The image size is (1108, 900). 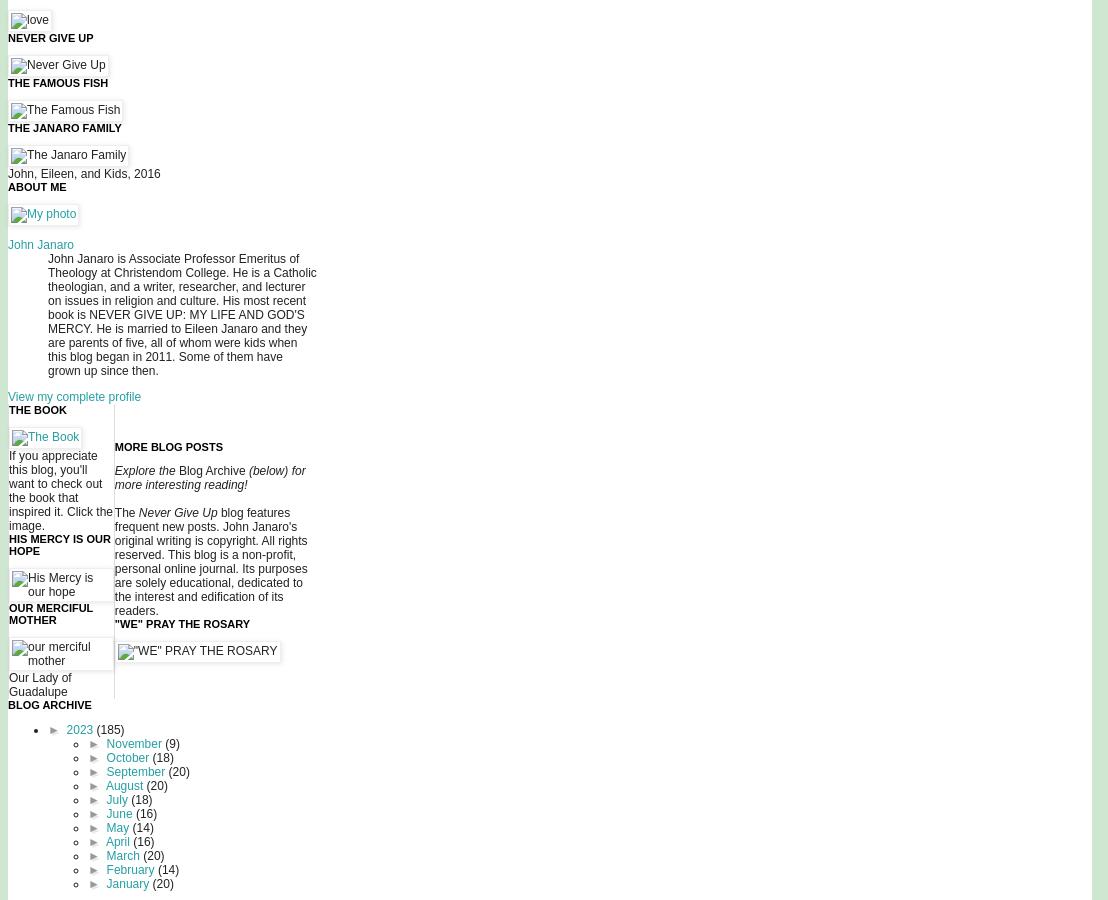 What do you see at coordinates (38, 410) in the screenshot?
I see `'The Book'` at bounding box center [38, 410].